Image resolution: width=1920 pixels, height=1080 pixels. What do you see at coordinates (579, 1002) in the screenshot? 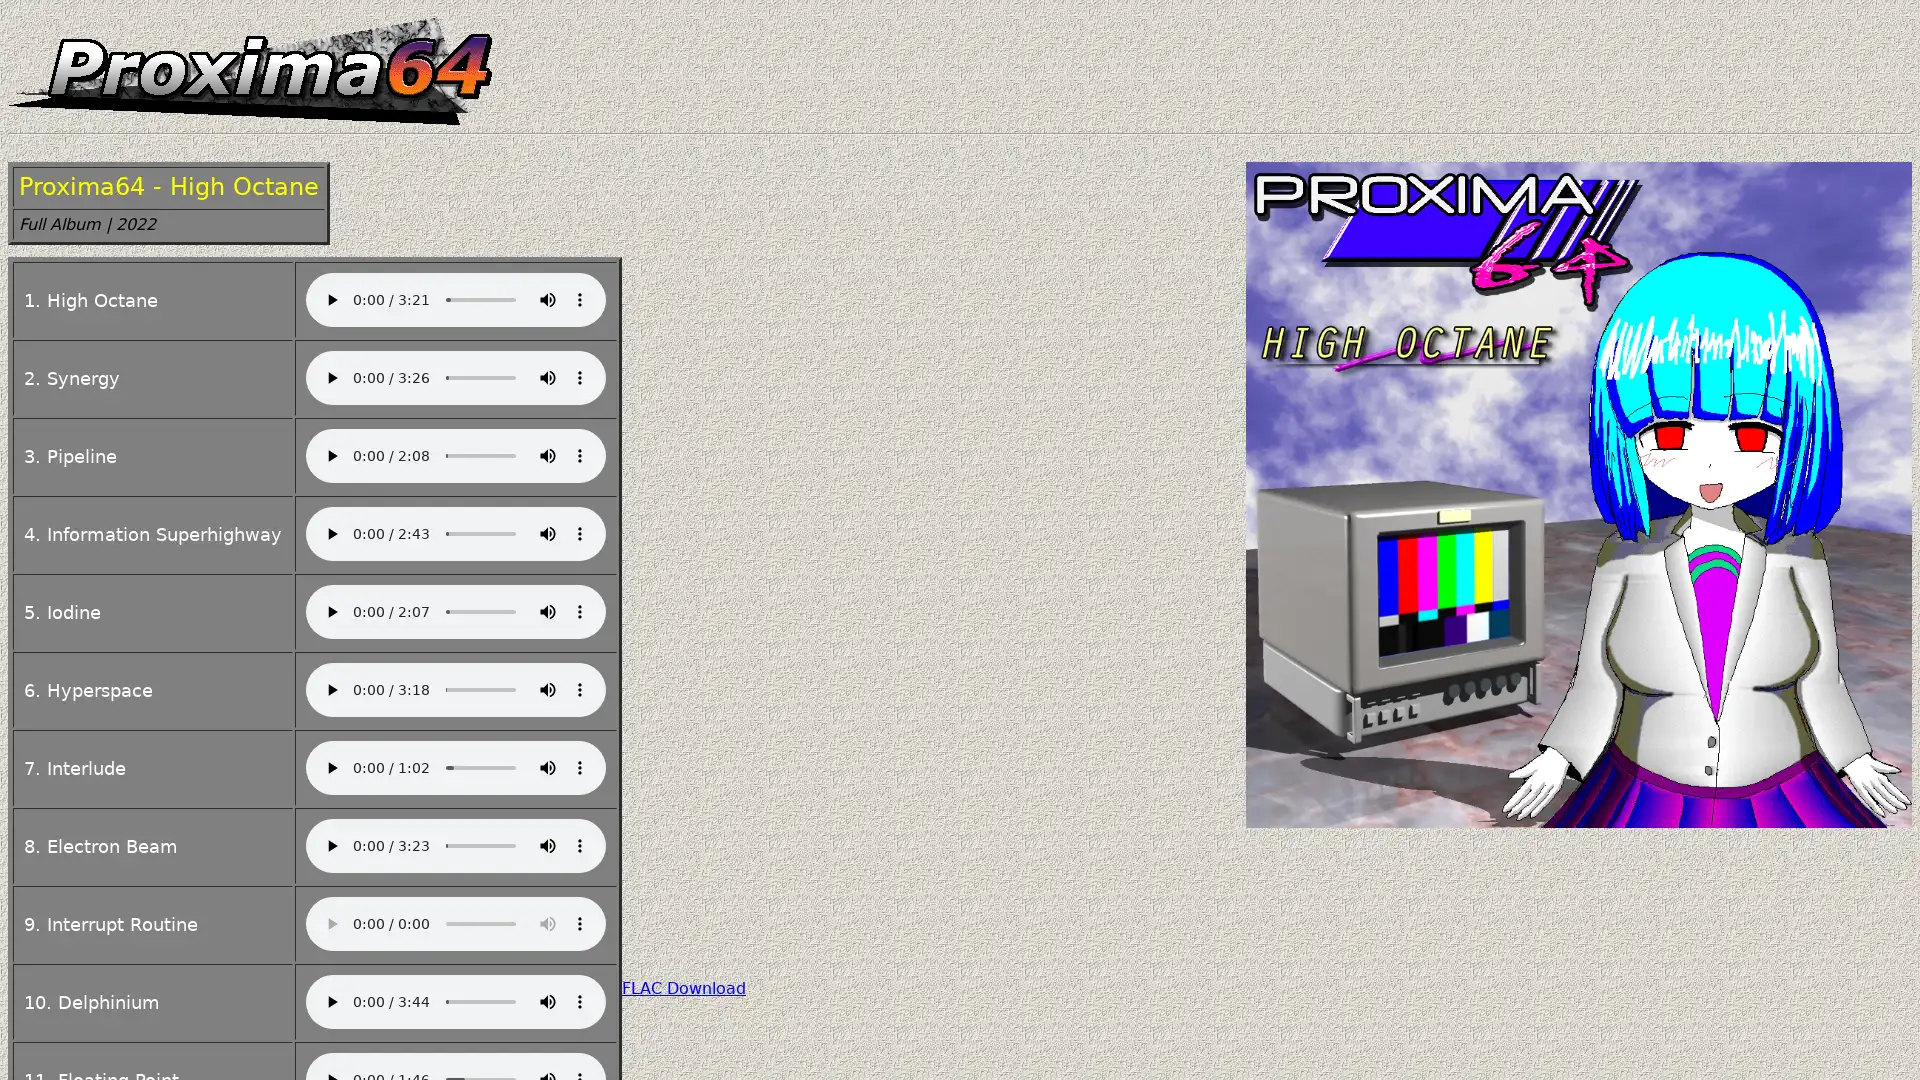
I see `show more media controls` at bounding box center [579, 1002].